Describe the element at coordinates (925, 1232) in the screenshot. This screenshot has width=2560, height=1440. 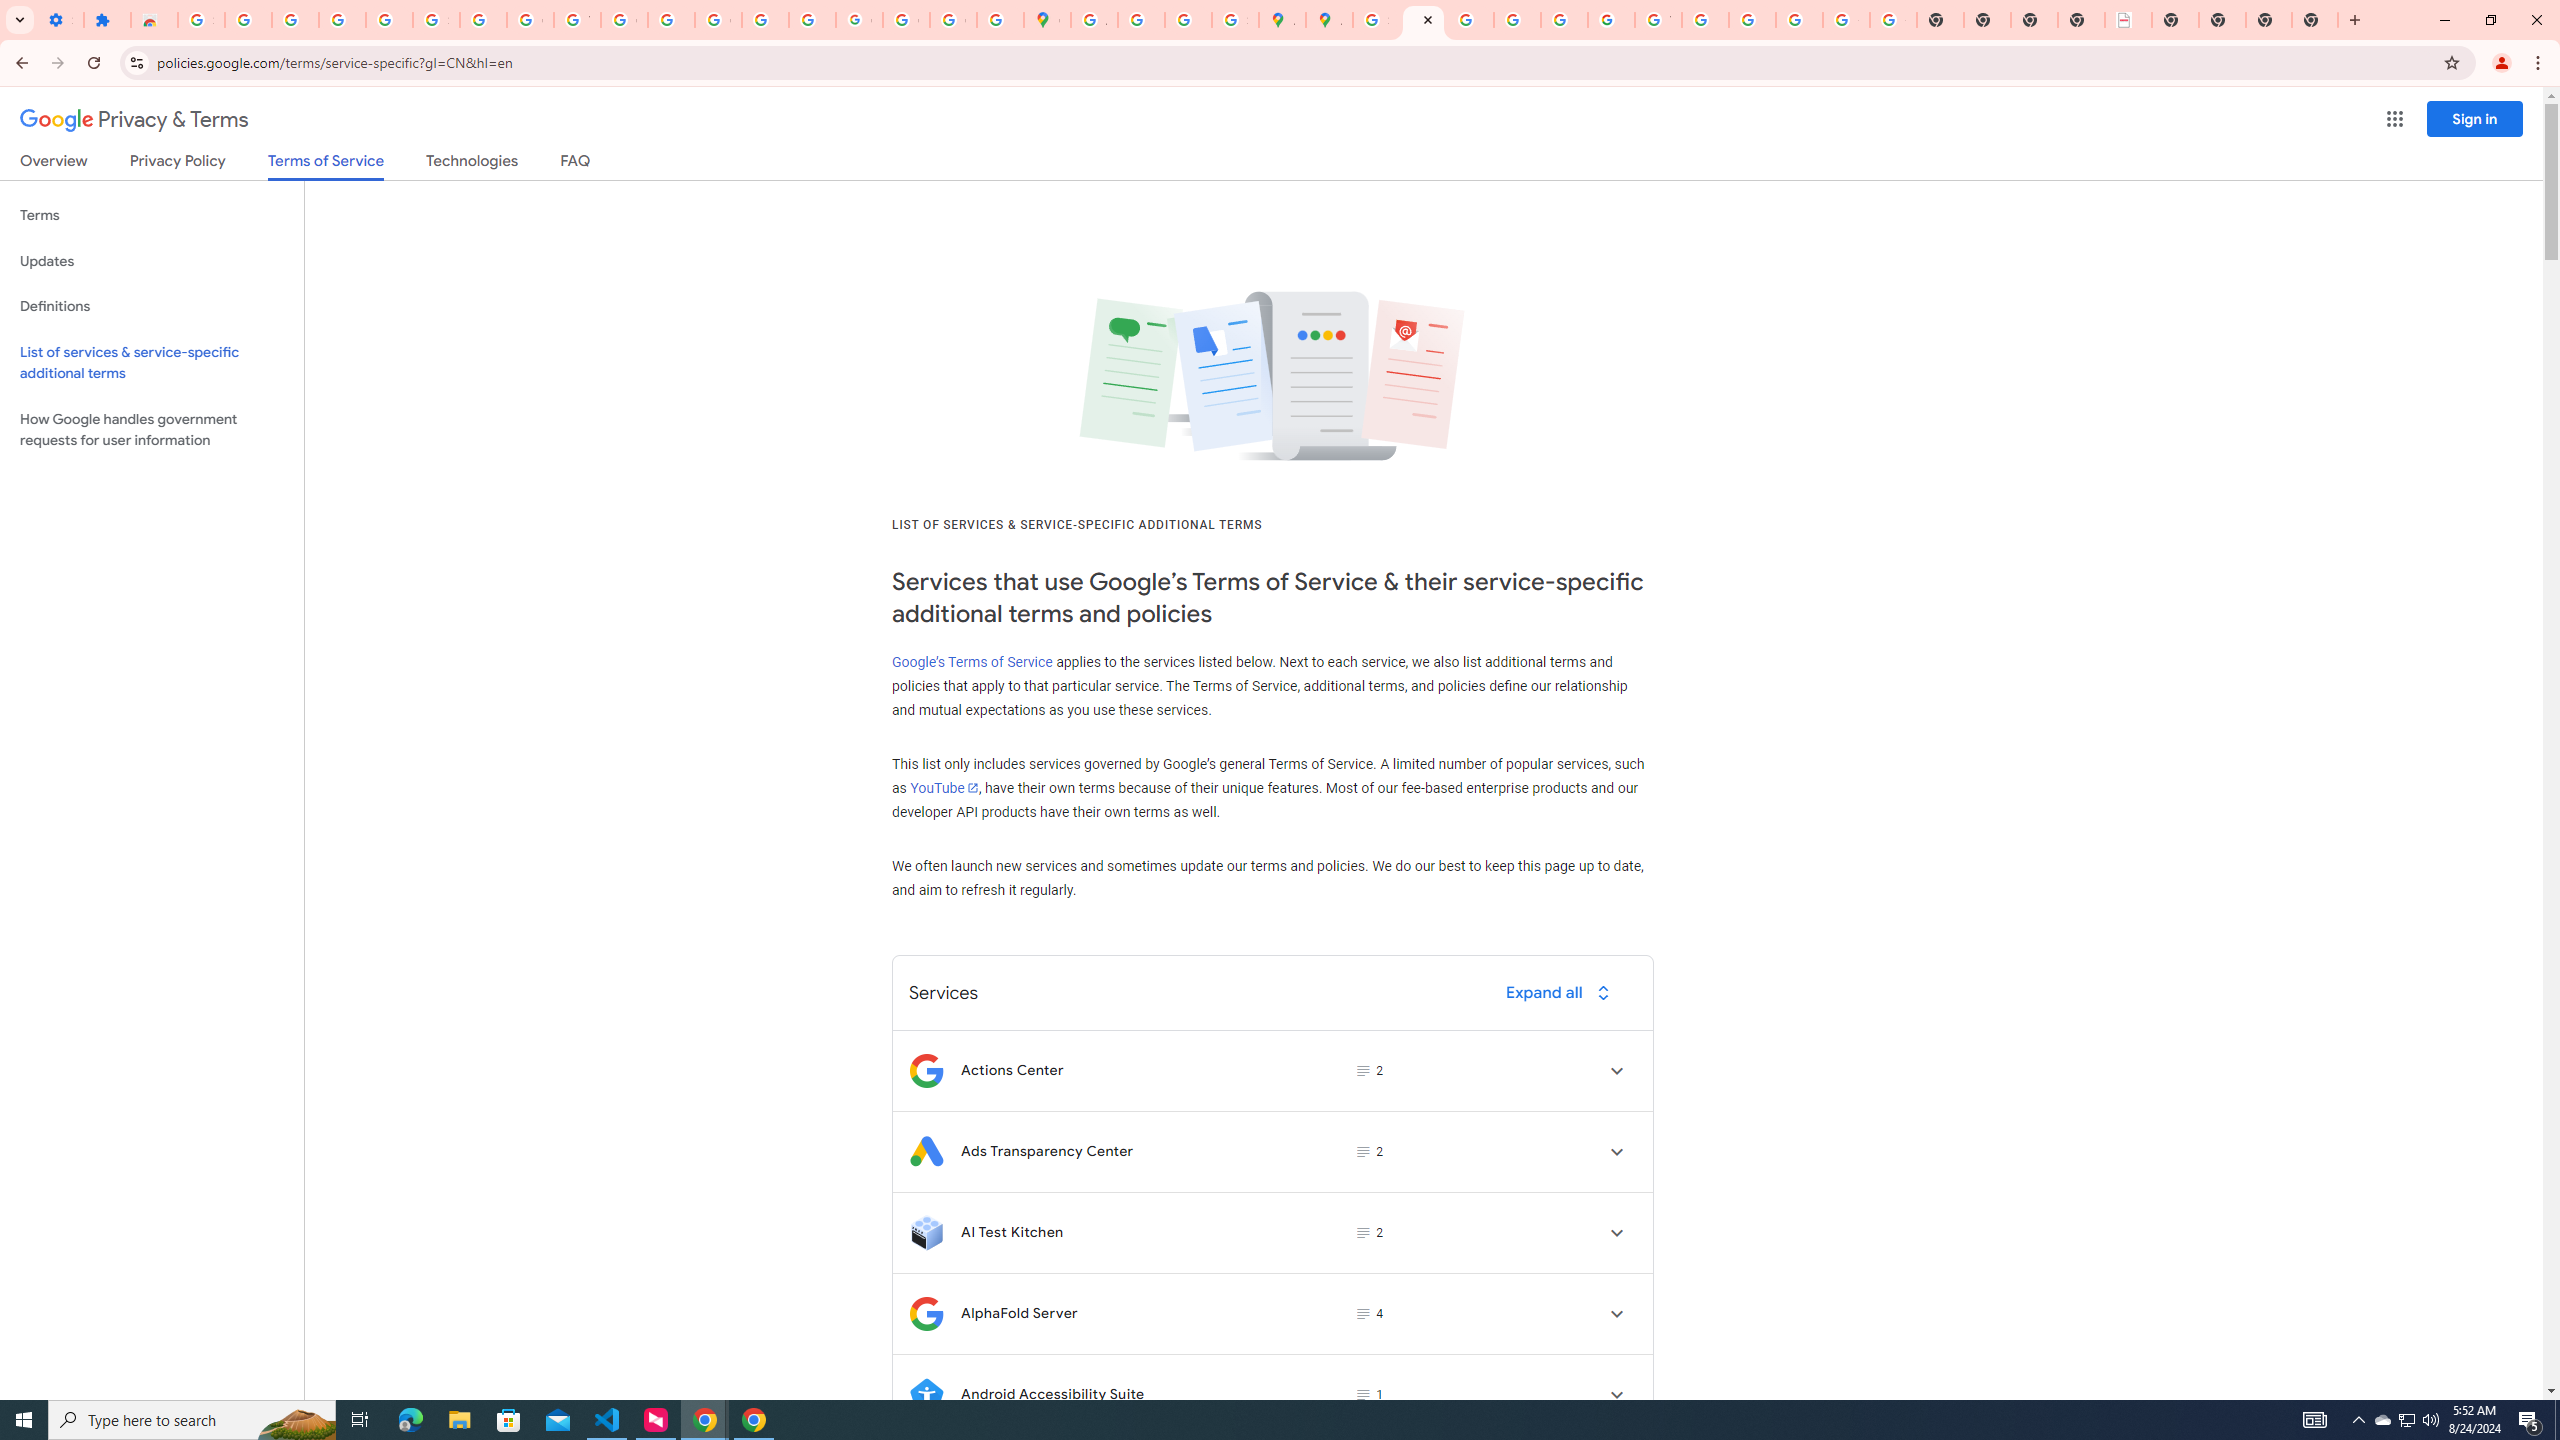
I see `'Logo for AI Test Kitchen'` at that location.